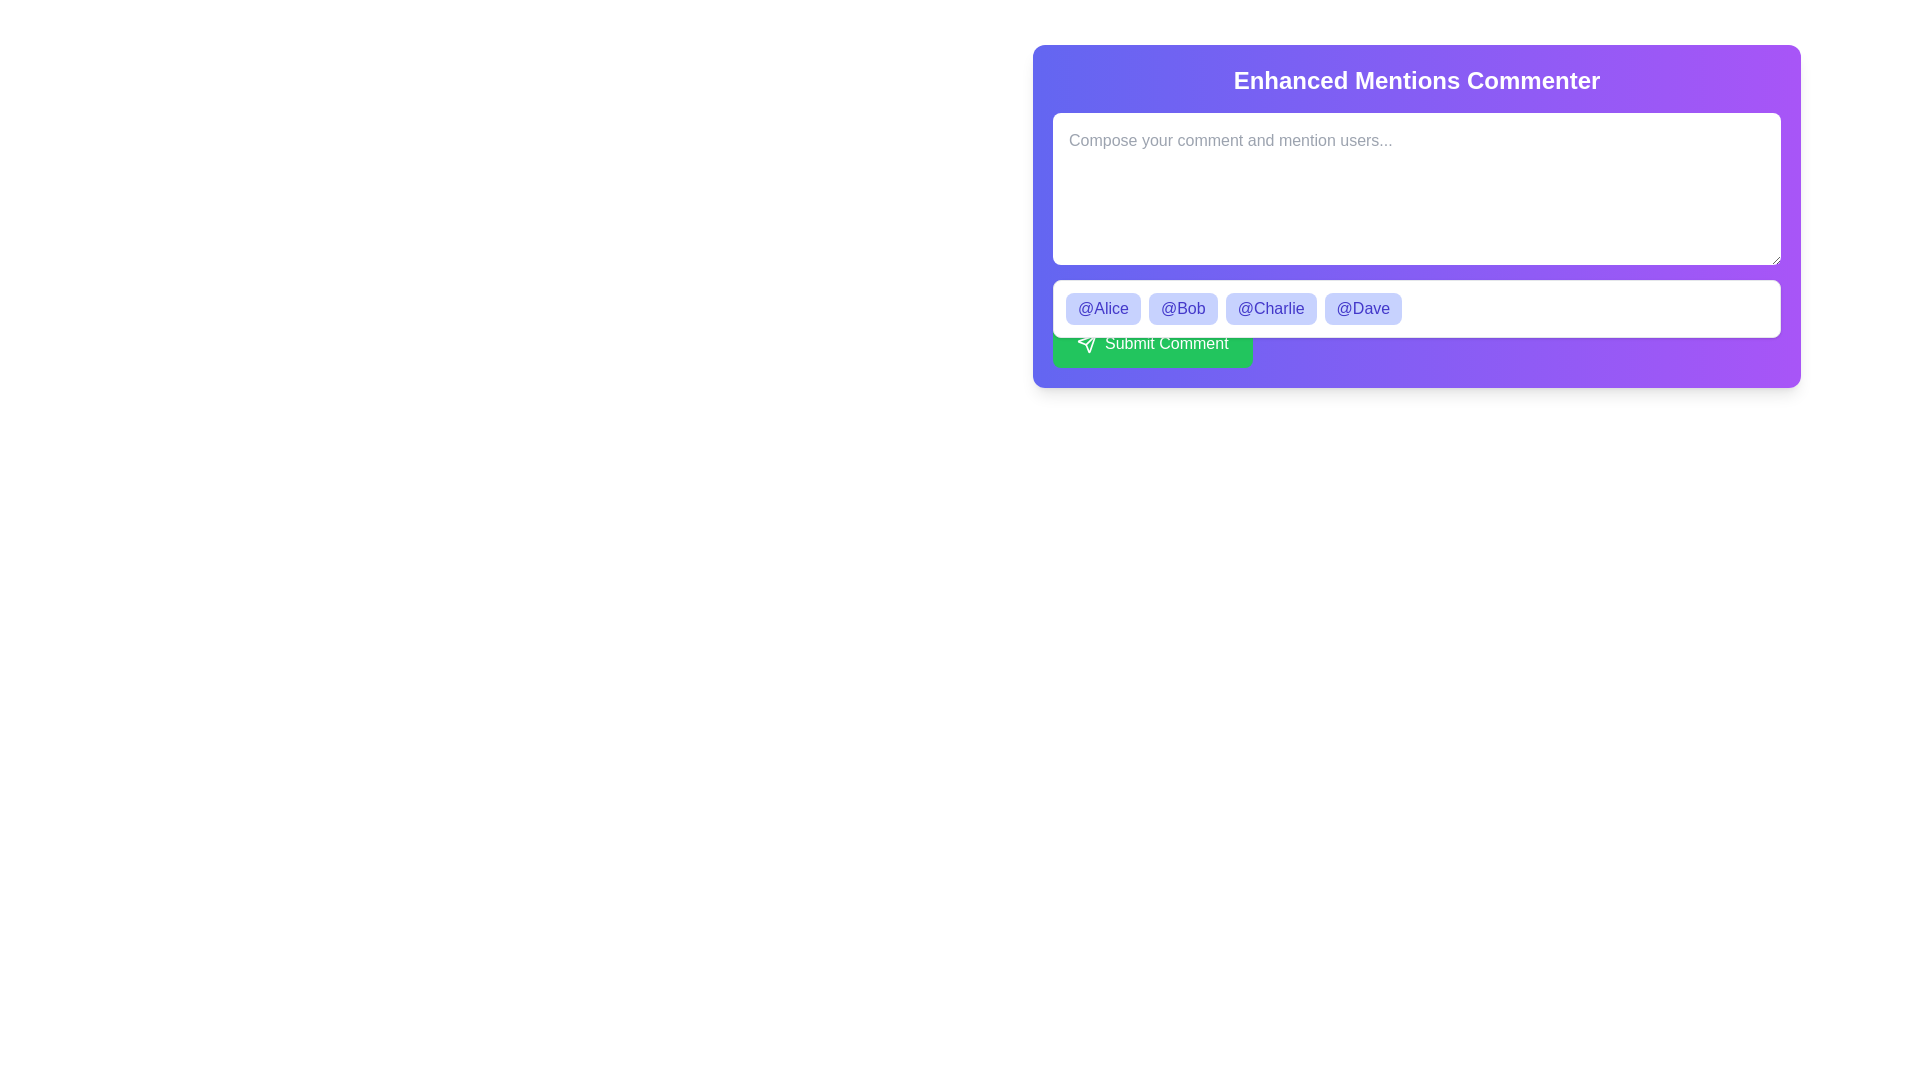 Image resolution: width=1920 pixels, height=1080 pixels. Describe the element at coordinates (1270, 308) in the screenshot. I see `the Interactive button displaying '@Charlie' in bold text with a light indigo background` at that location.